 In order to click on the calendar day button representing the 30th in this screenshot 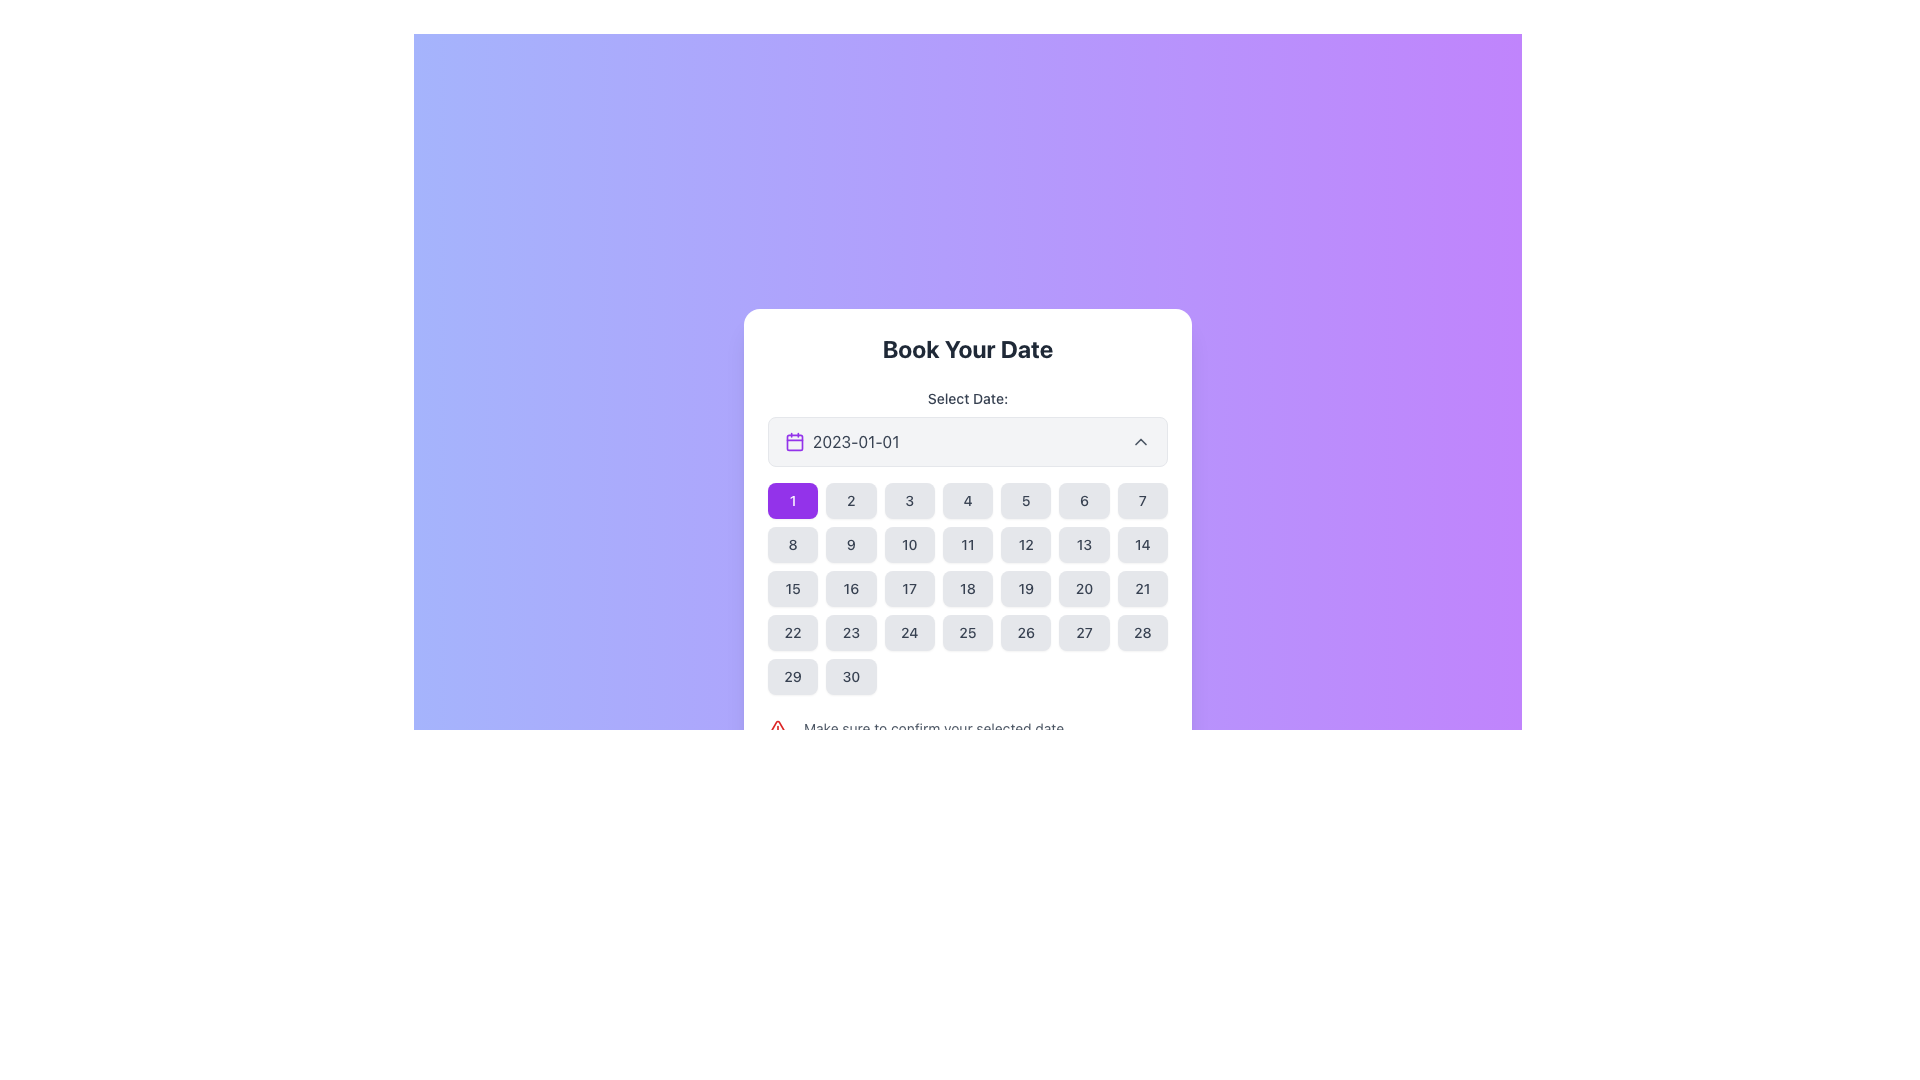, I will do `click(851, 676)`.